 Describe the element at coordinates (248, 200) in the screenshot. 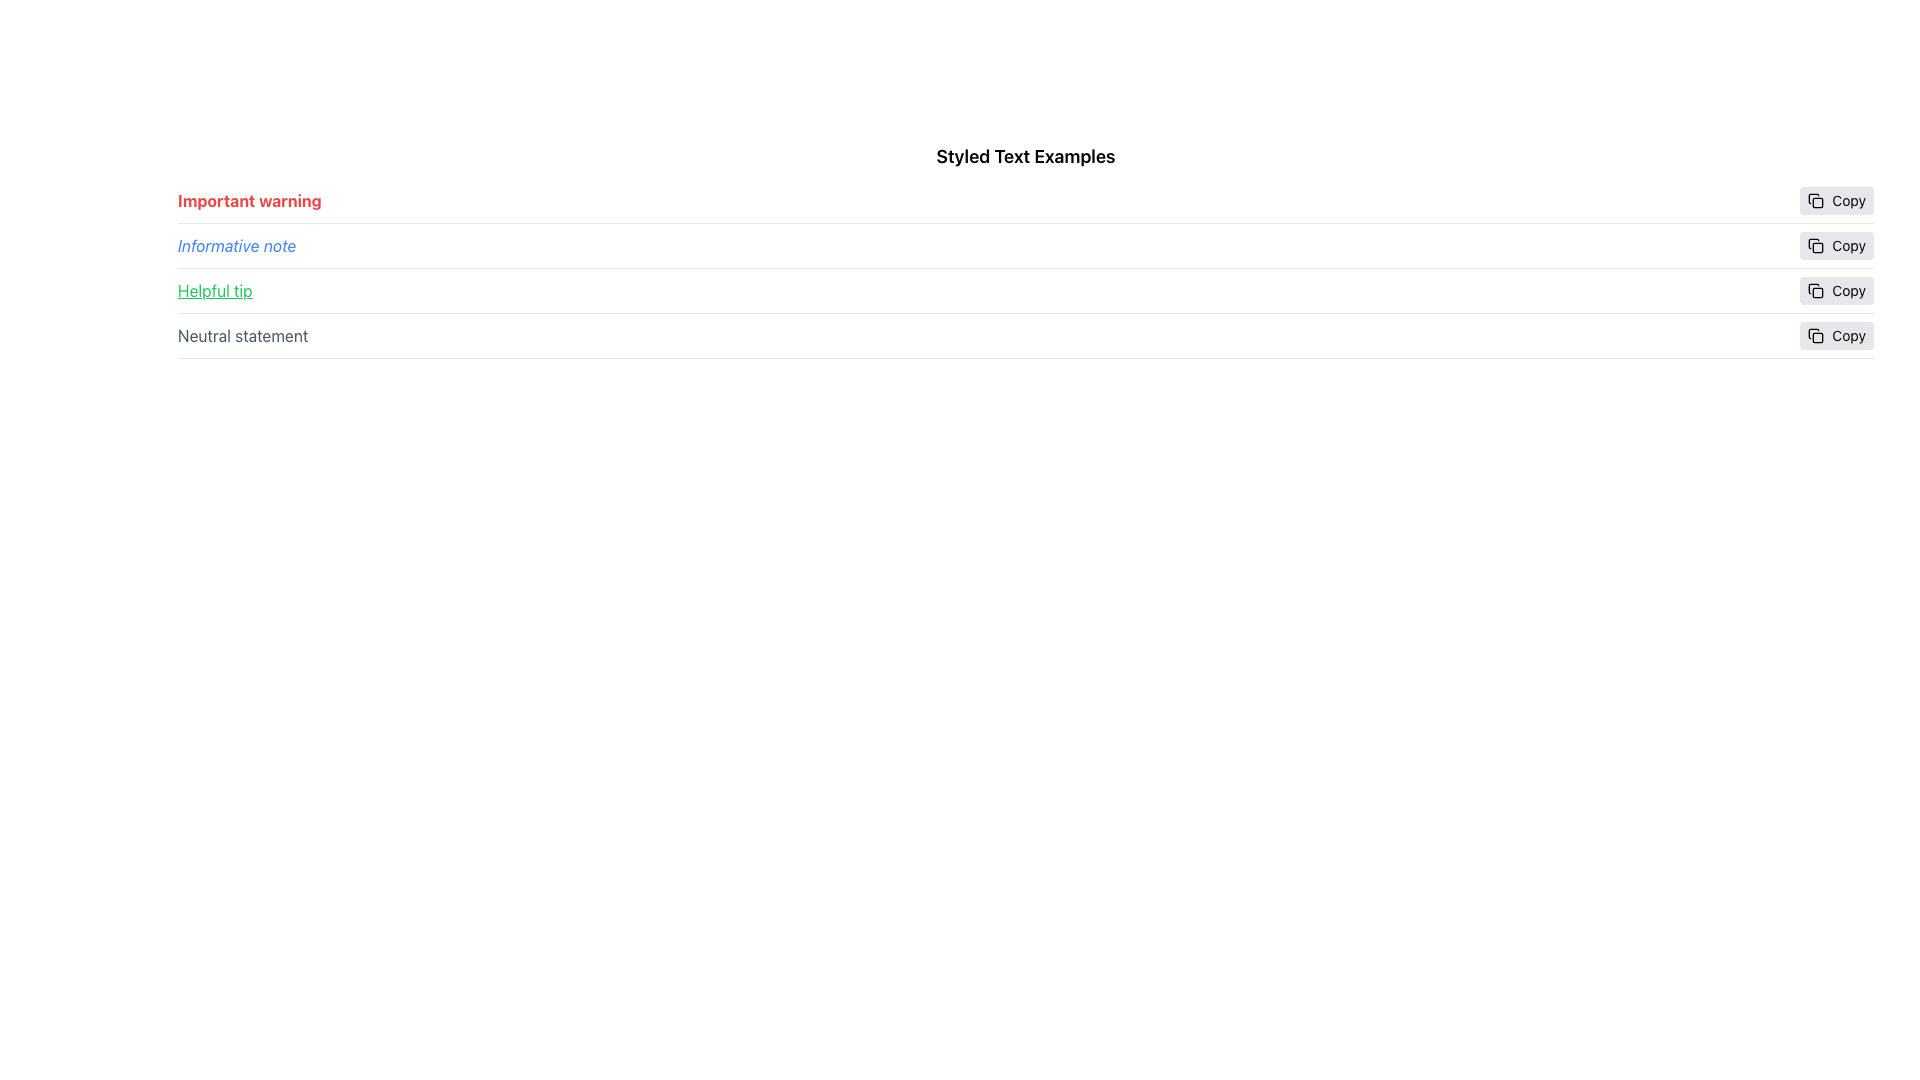

I see `the content of the text label located at the top-left of the list-like section, preceding the 'Copy' button` at that location.